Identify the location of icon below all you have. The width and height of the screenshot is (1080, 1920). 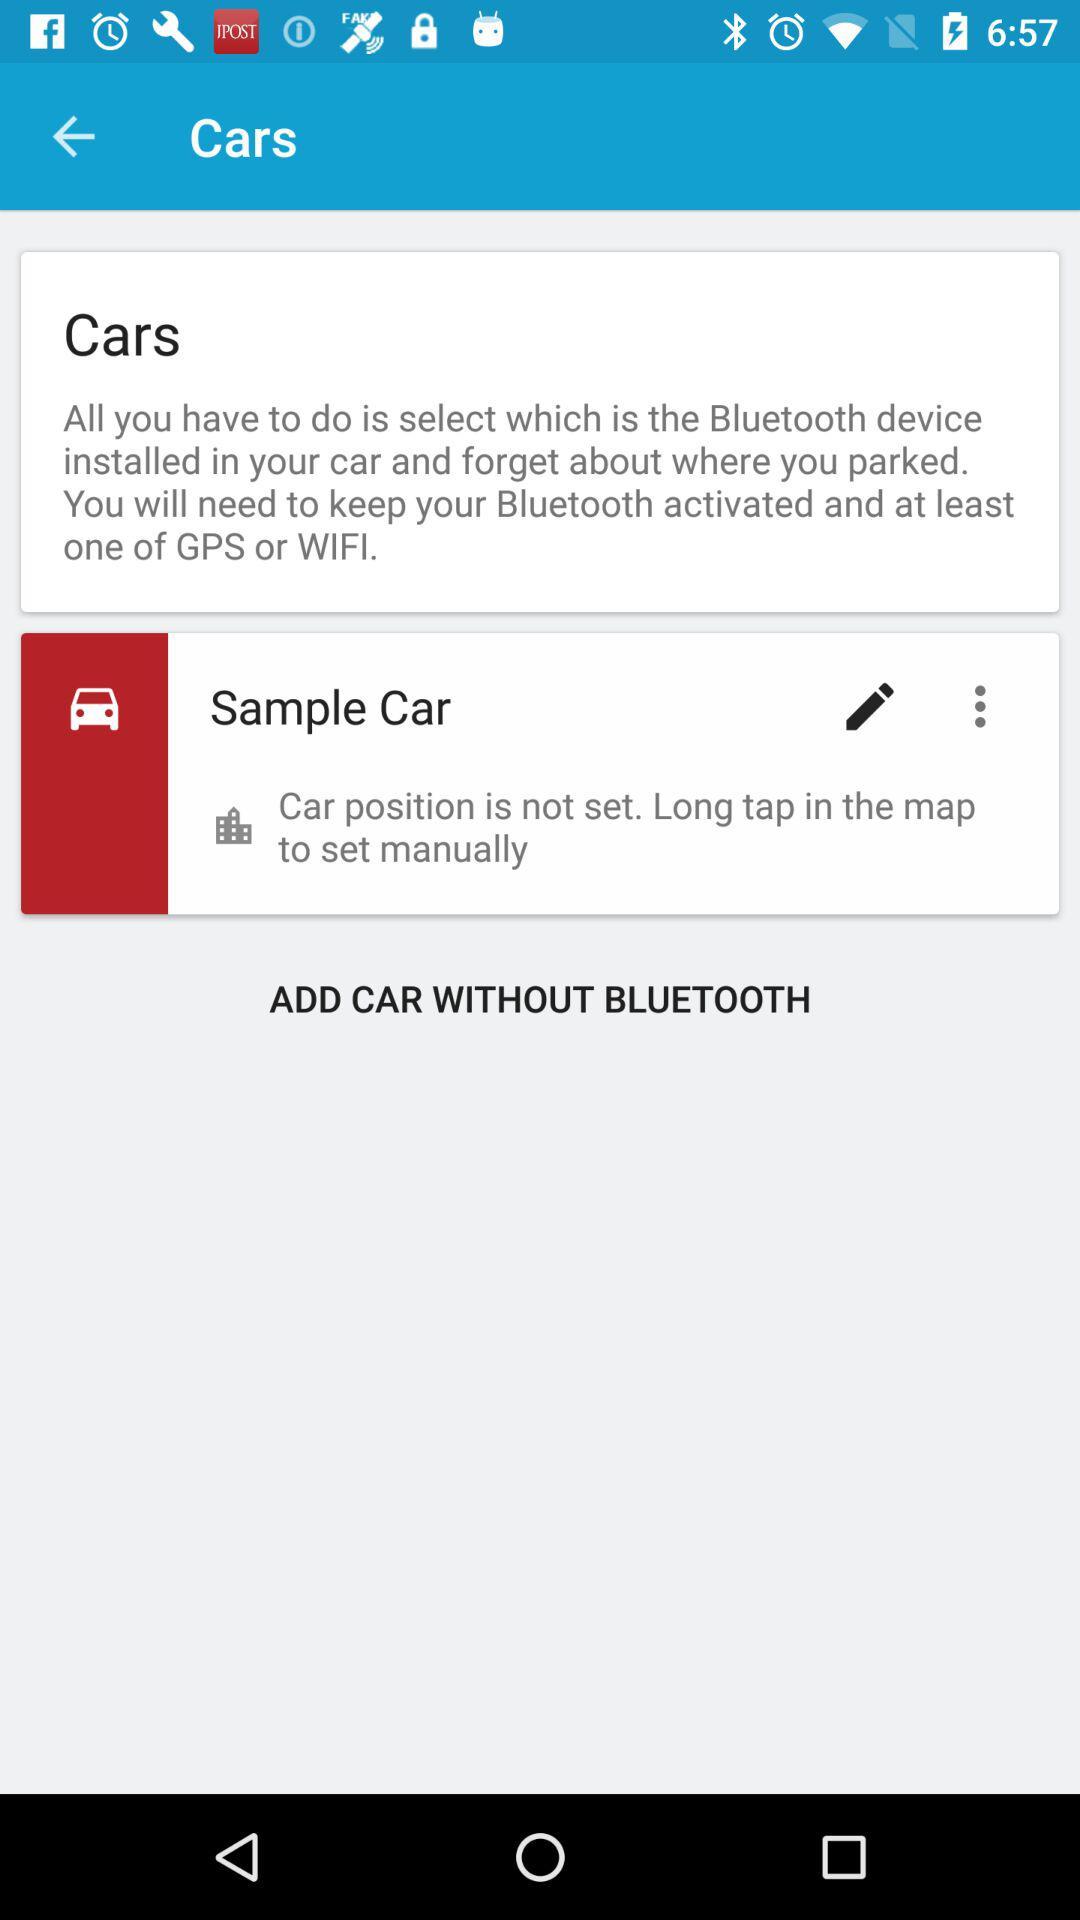
(984, 706).